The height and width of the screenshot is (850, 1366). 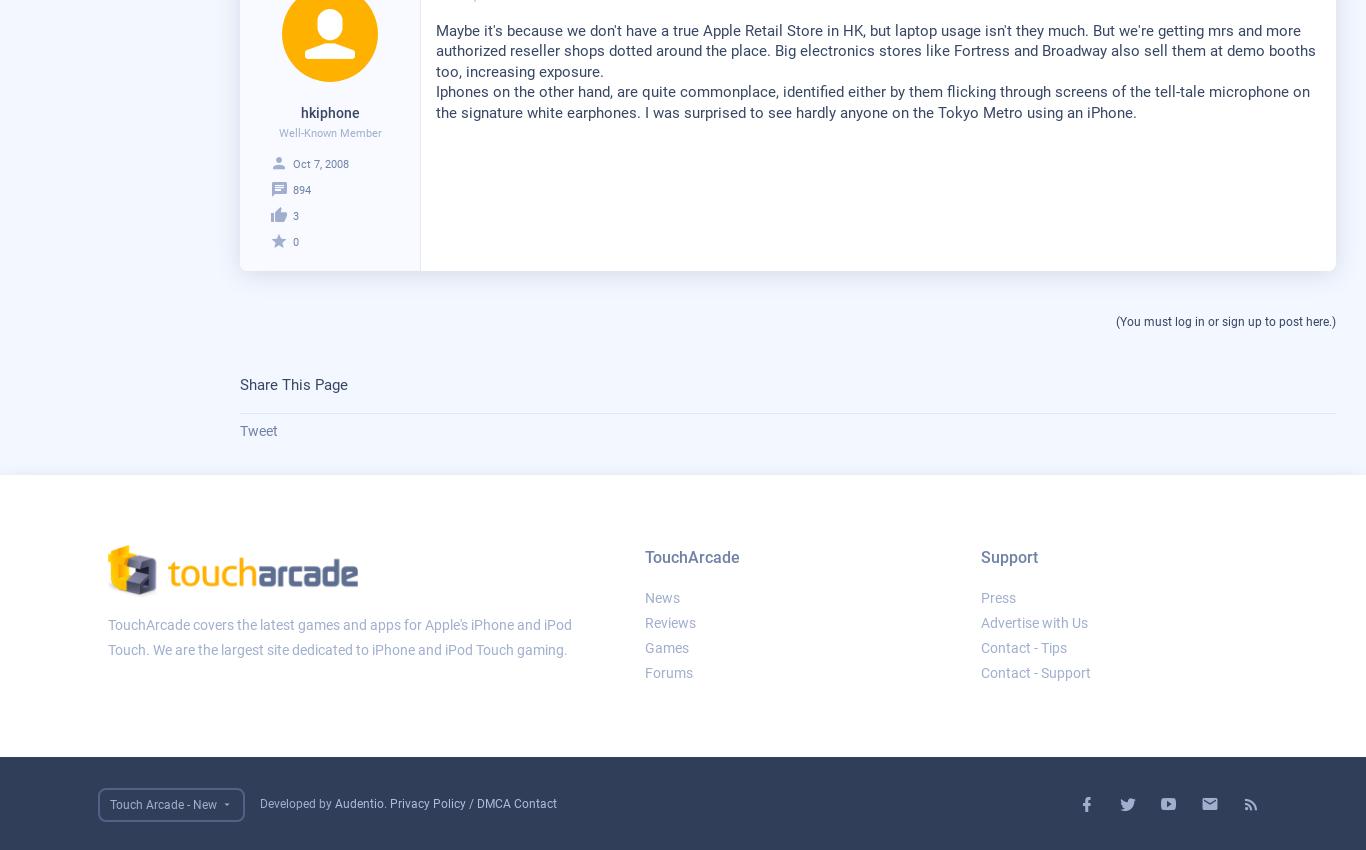 I want to click on 'Contact - Tips', so click(x=1023, y=648).